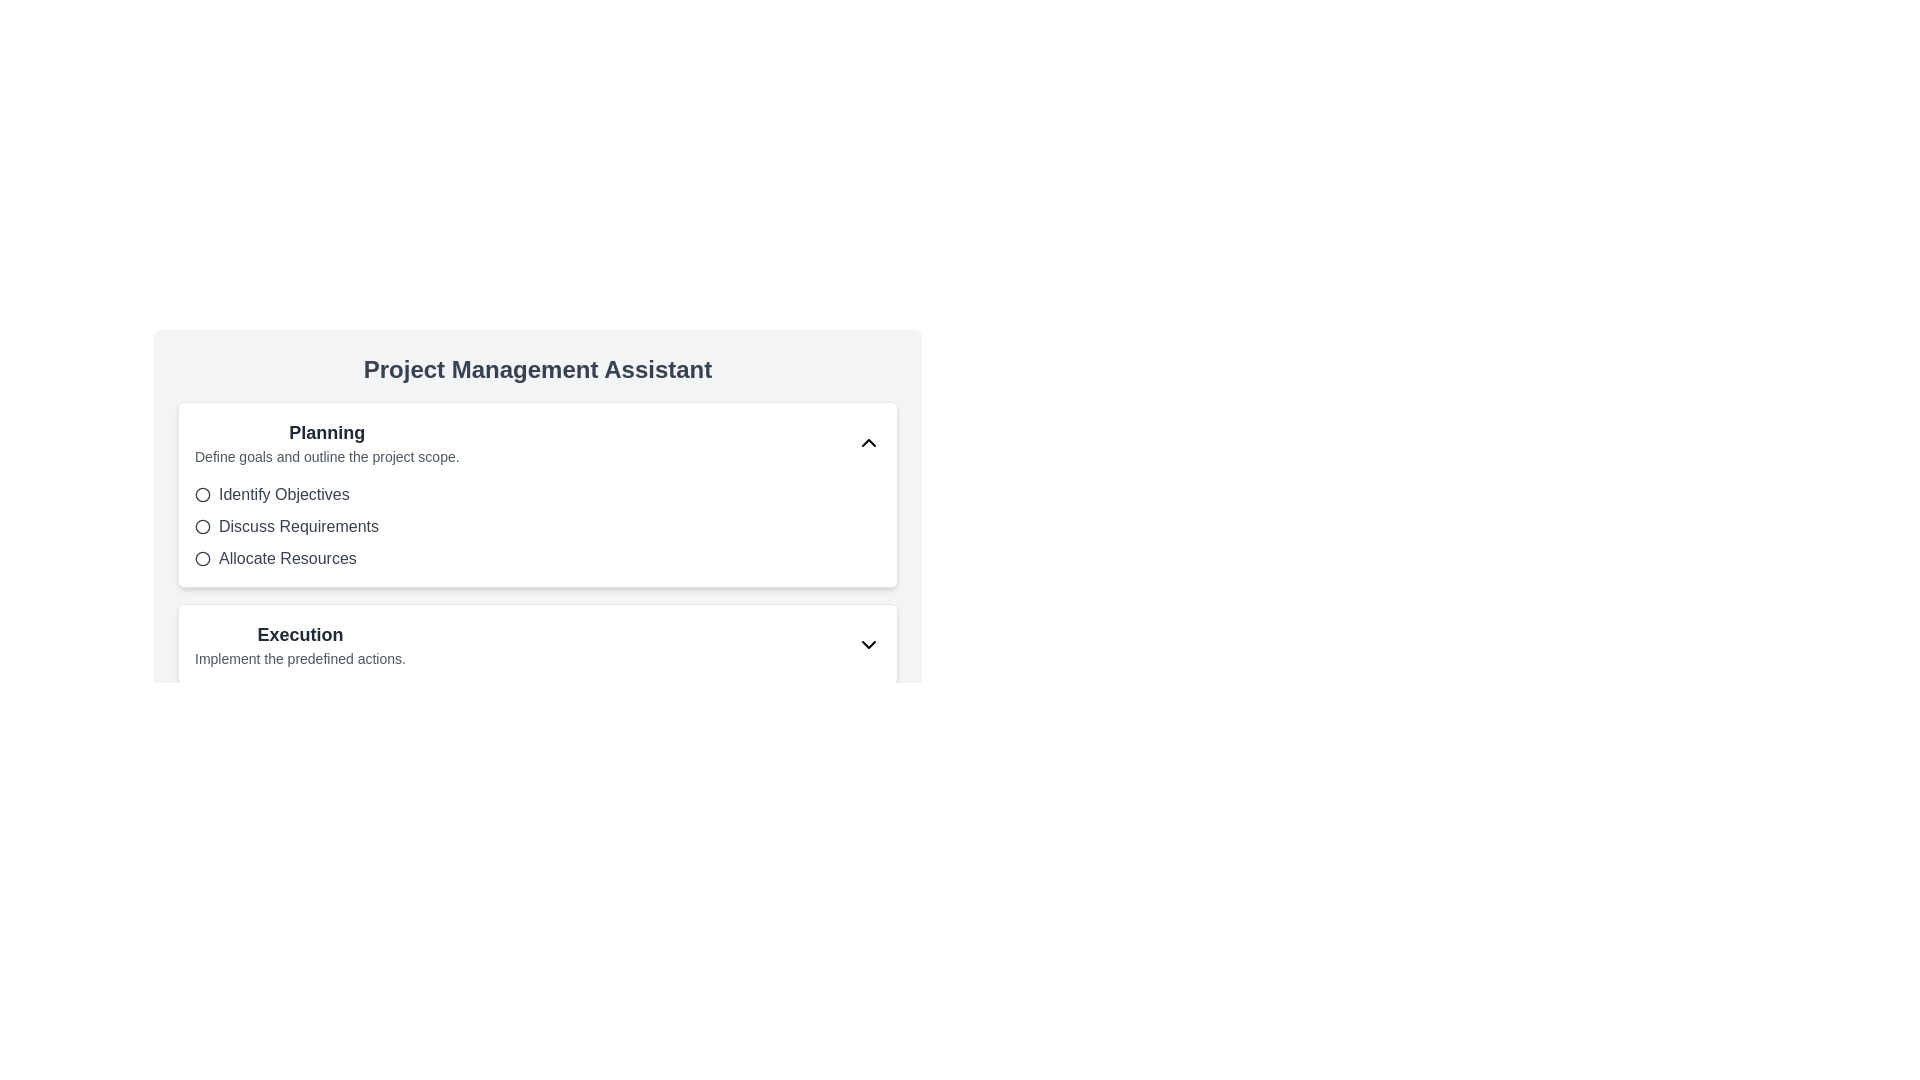 This screenshot has width=1920, height=1080. Describe the element at coordinates (537, 526) in the screenshot. I see `the second radio button labeled 'Discuss Requirements' in the vertical stack of radio buttons under the 'Planning' section` at that location.